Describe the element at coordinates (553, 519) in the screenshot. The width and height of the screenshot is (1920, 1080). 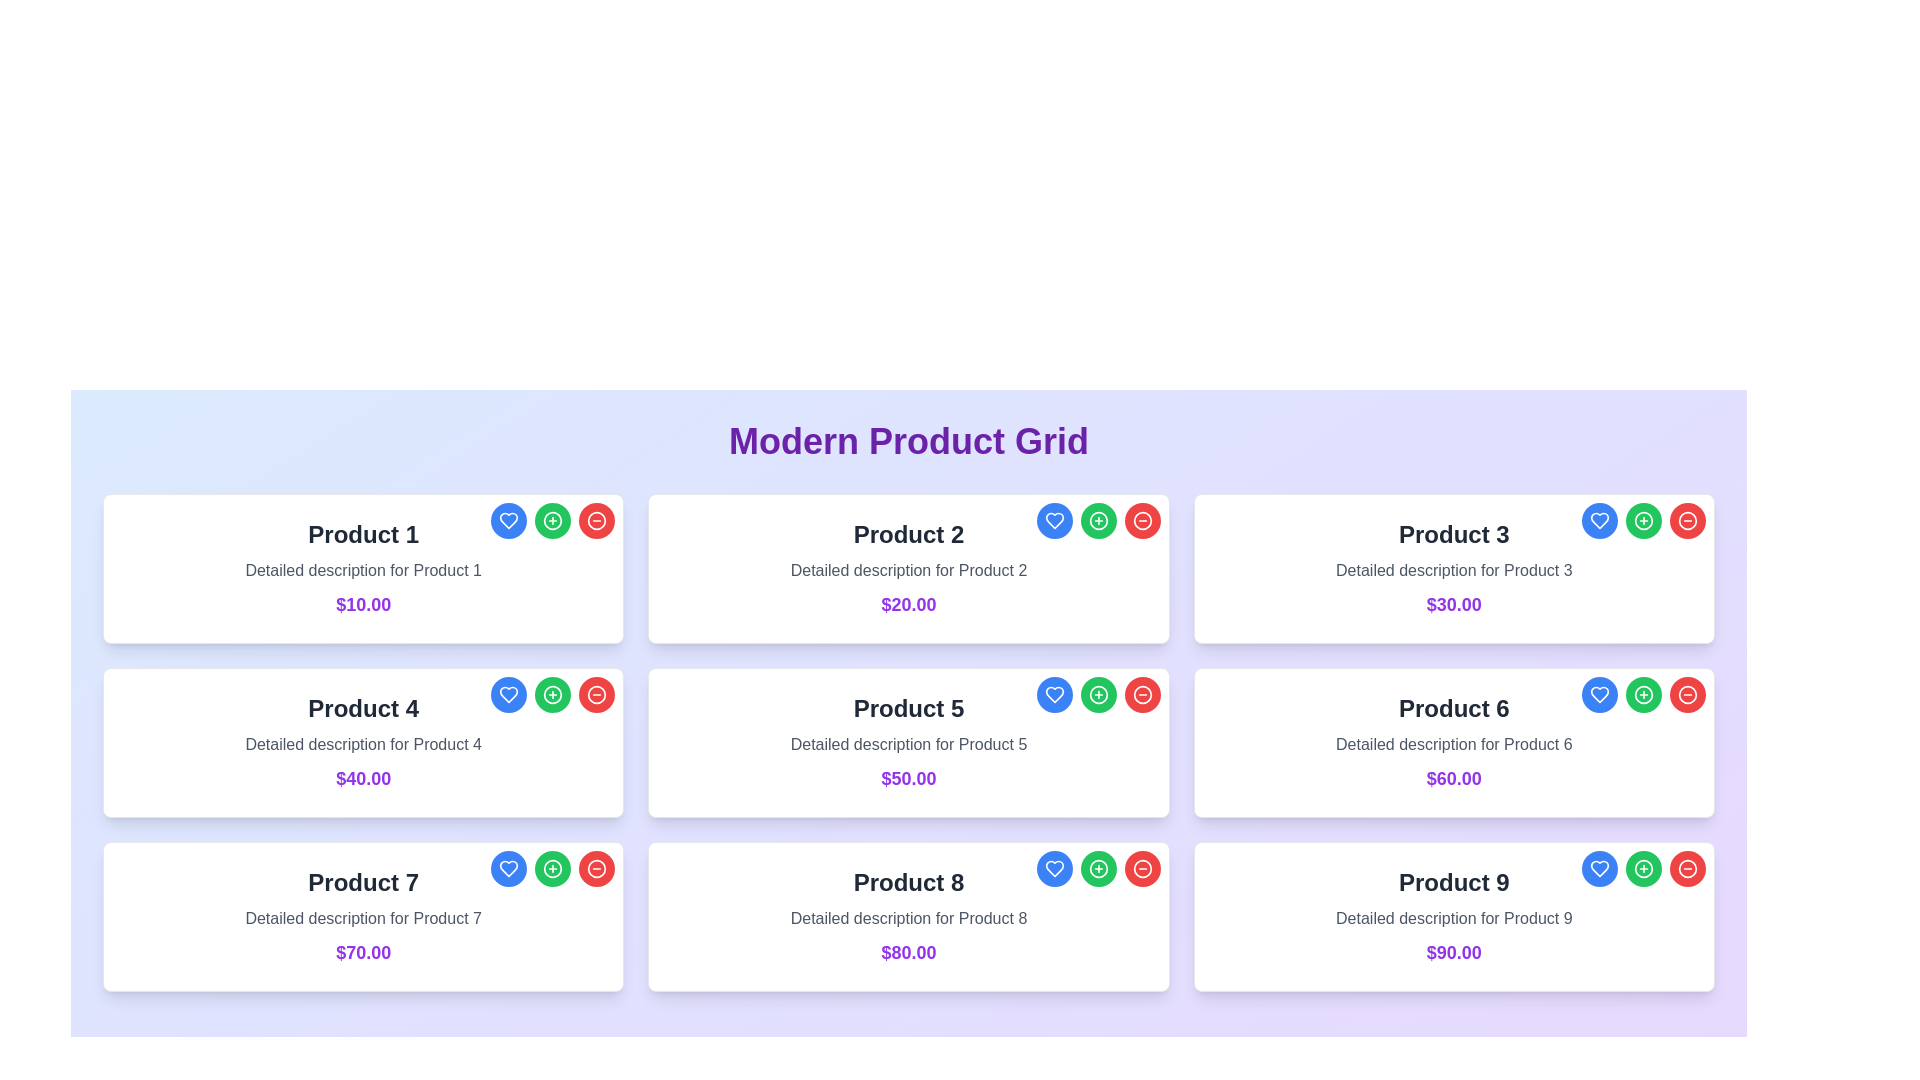
I see `the 'Add' button located under 'Product 1'` at that location.